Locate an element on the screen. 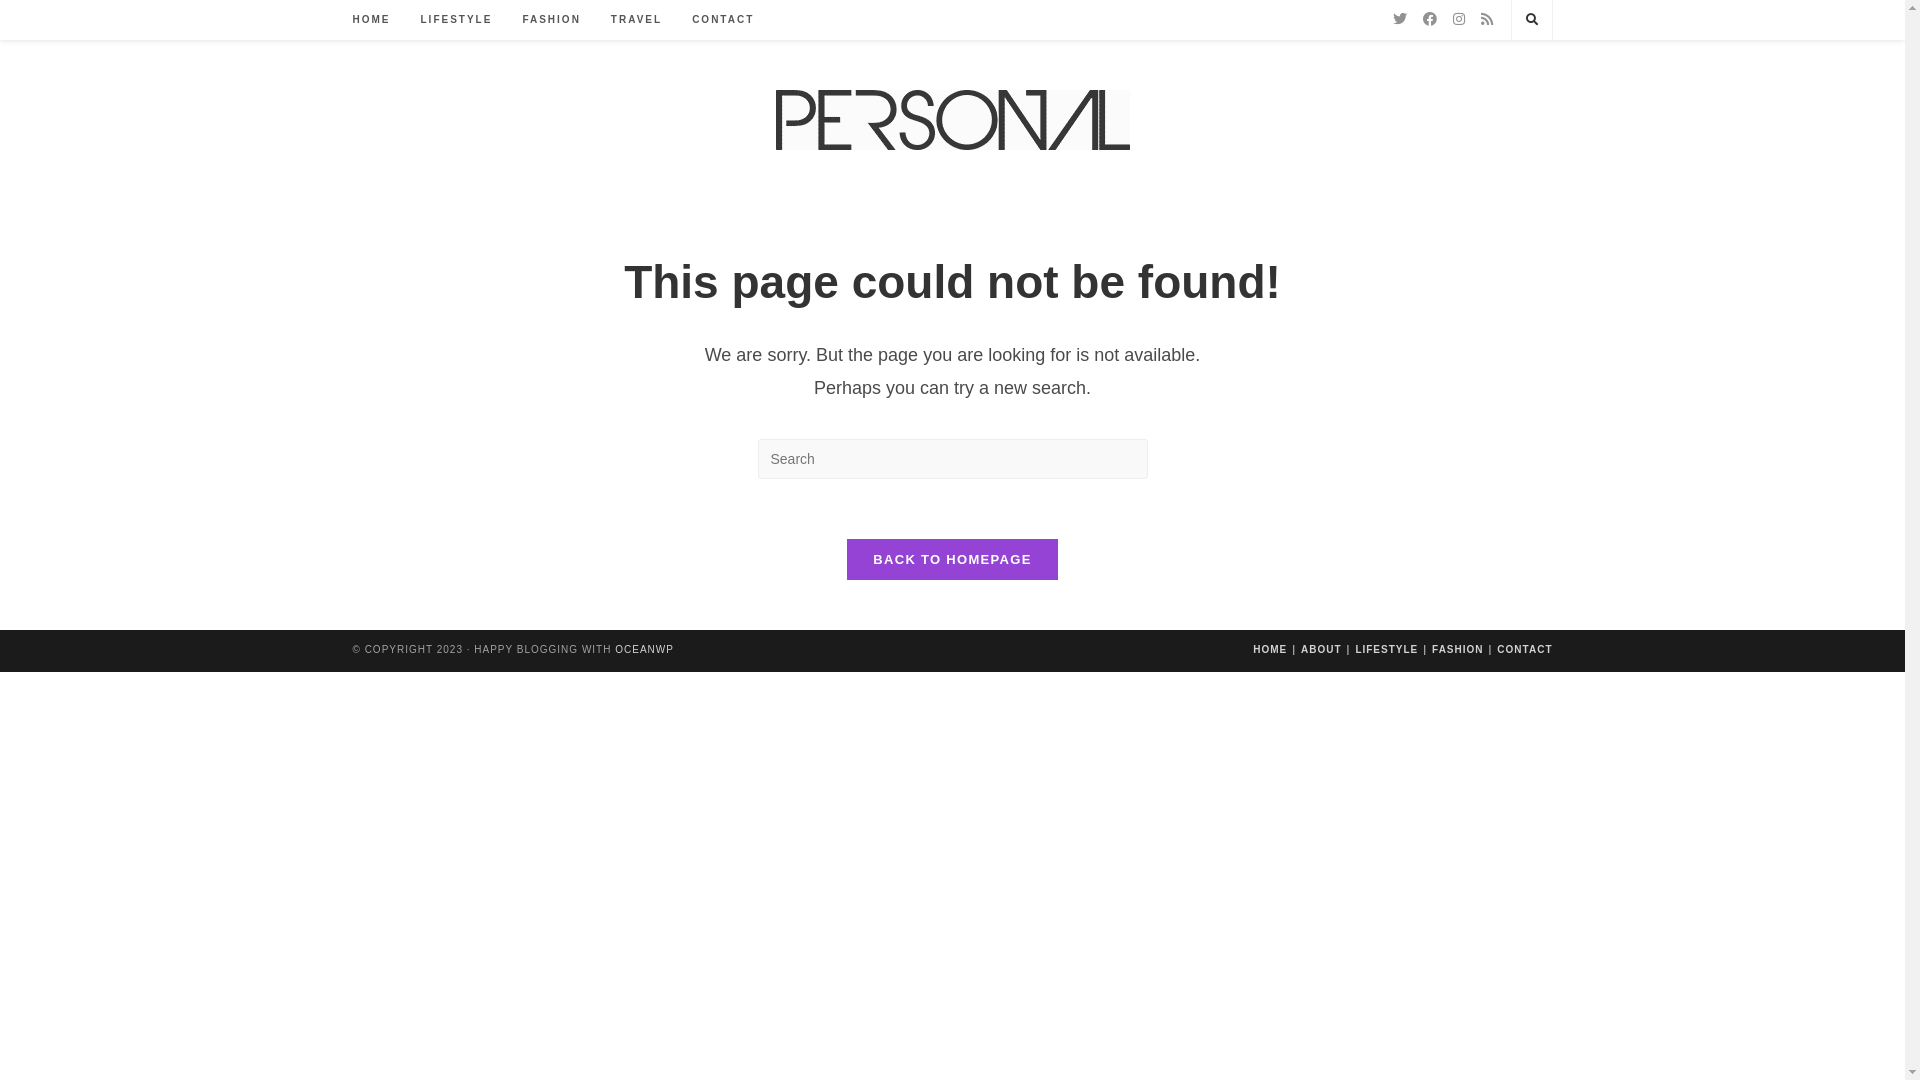 Image resolution: width=1920 pixels, height=1080 pixels. 'TRAVEL' is located at coordinates (635, 19).